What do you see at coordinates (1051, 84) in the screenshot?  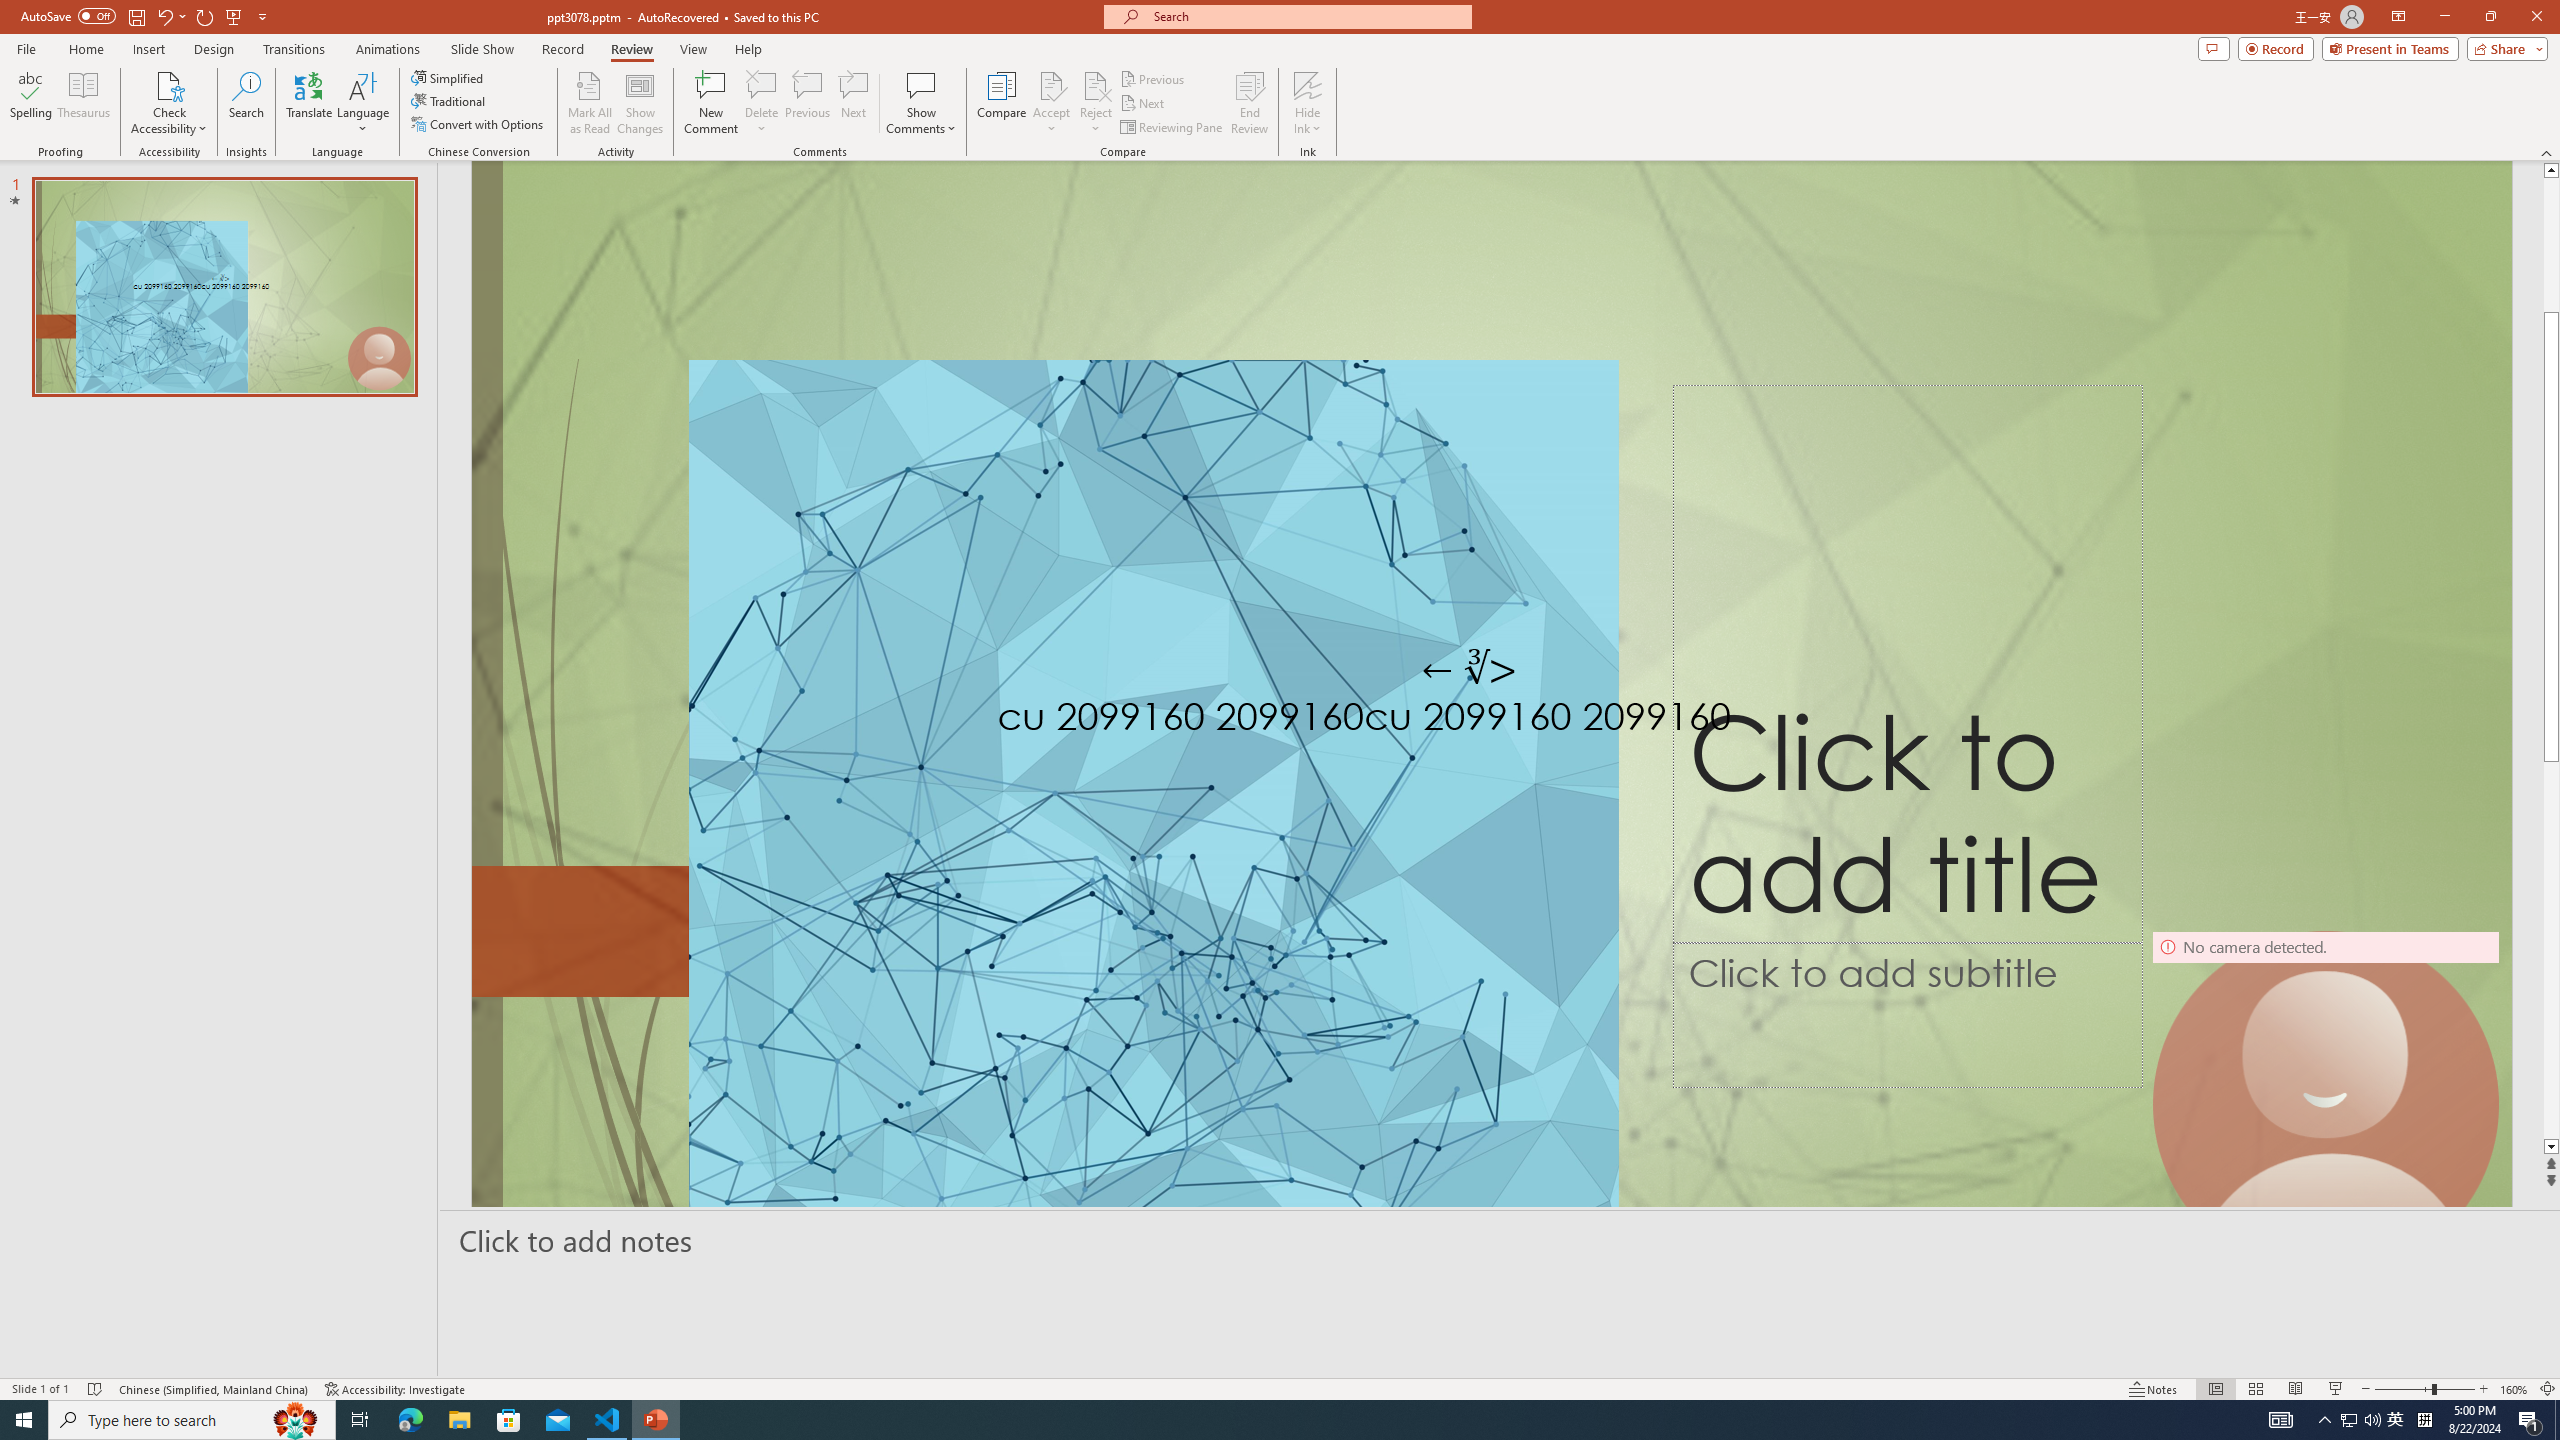 I see `'Accept Change'` at bounding box center [1051, 84].